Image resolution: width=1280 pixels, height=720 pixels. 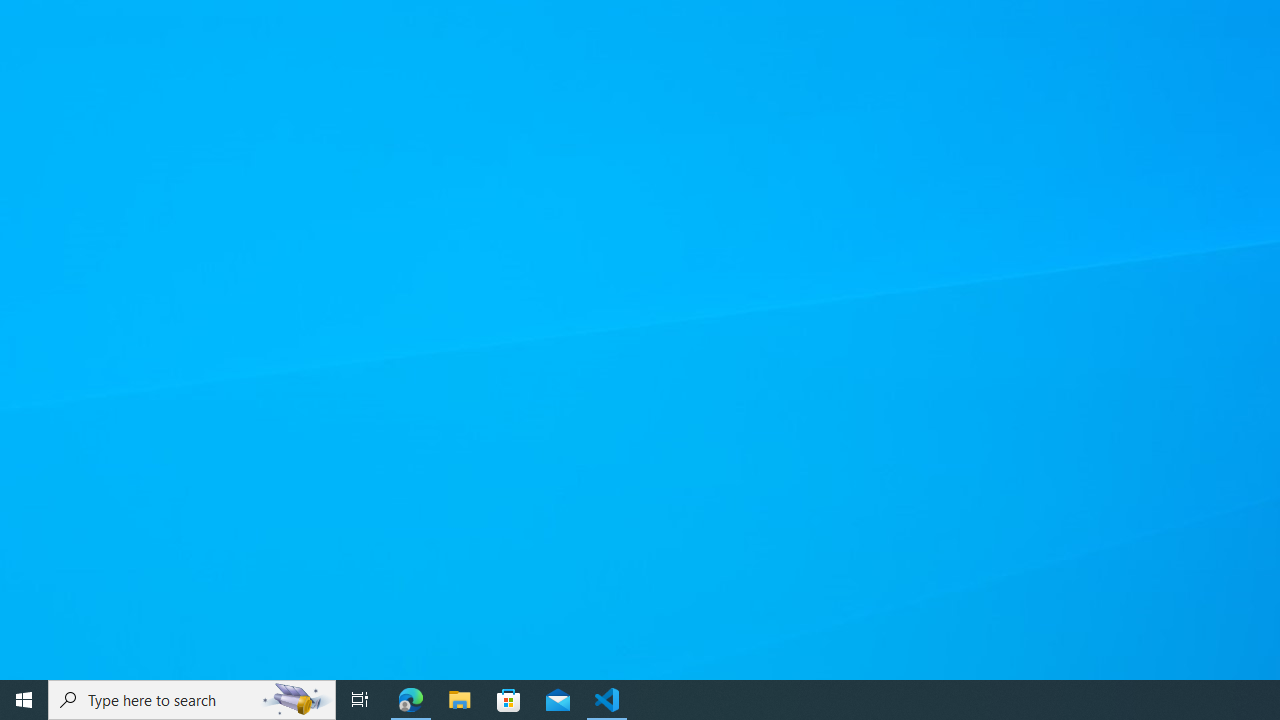 What do you see at coordinates (24, 698) in the screenshot?
I see `'Start'` at bounding box center [24, 698].